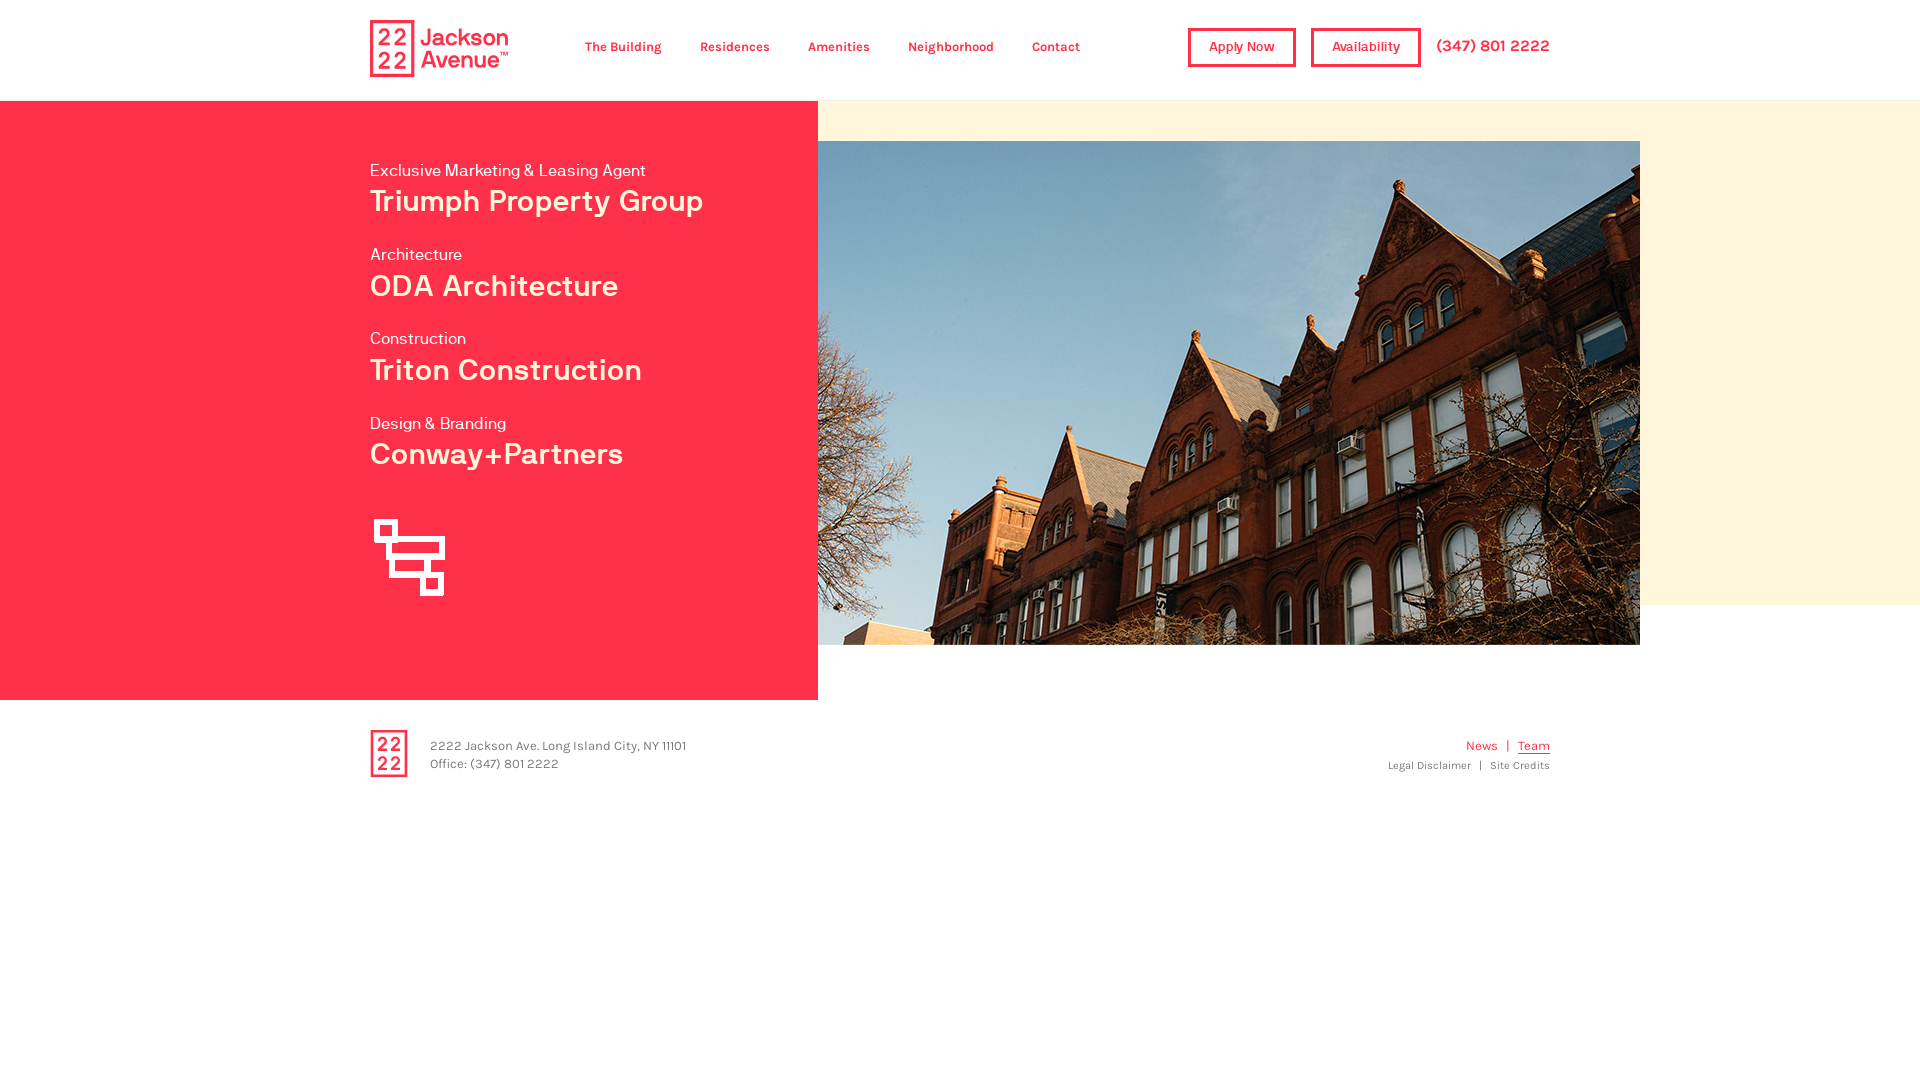  What do you see at coordinates (1241, 46) in the screenshot?
I see `'Apply Now'` at bounding box center [1241, 46].